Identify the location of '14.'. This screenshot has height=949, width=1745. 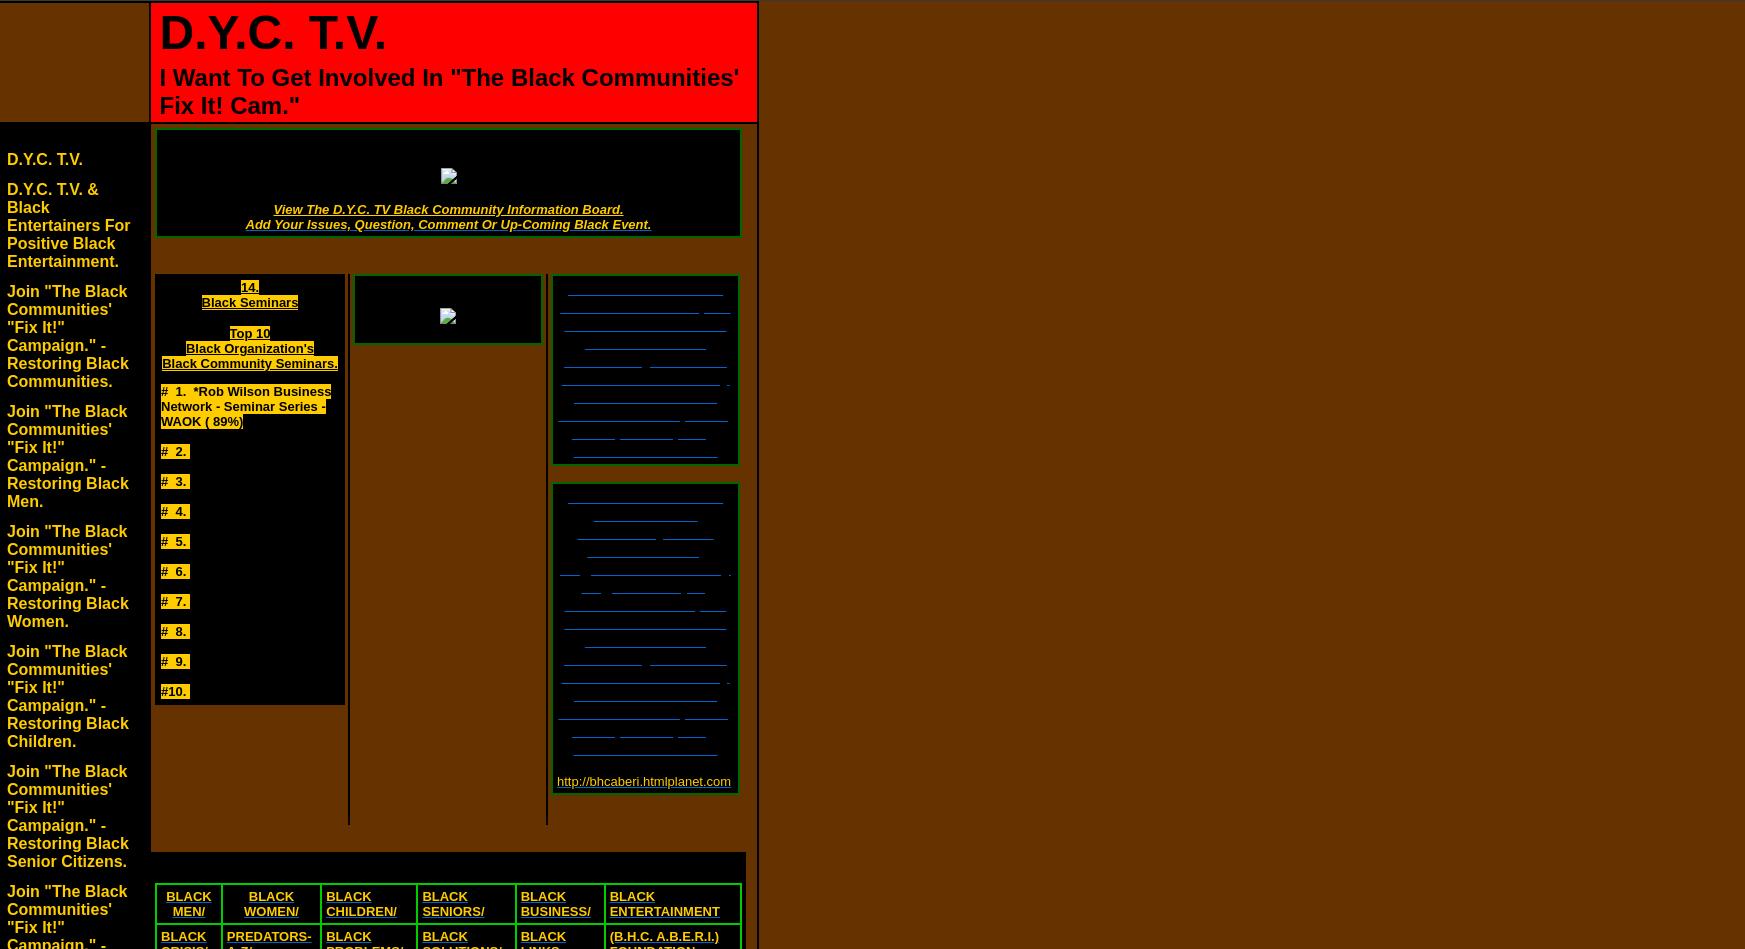
(248, 286).